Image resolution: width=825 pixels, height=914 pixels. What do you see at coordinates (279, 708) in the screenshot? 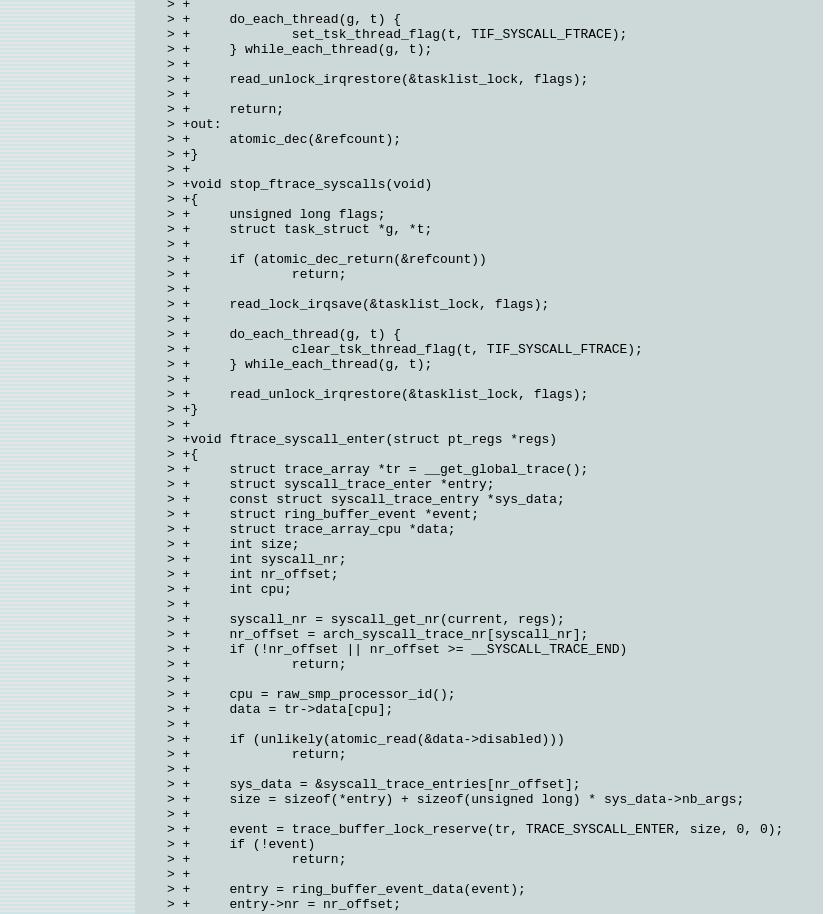
I see `'> +	data = tr->data[cpu];'` at bounding box center [279, 708].